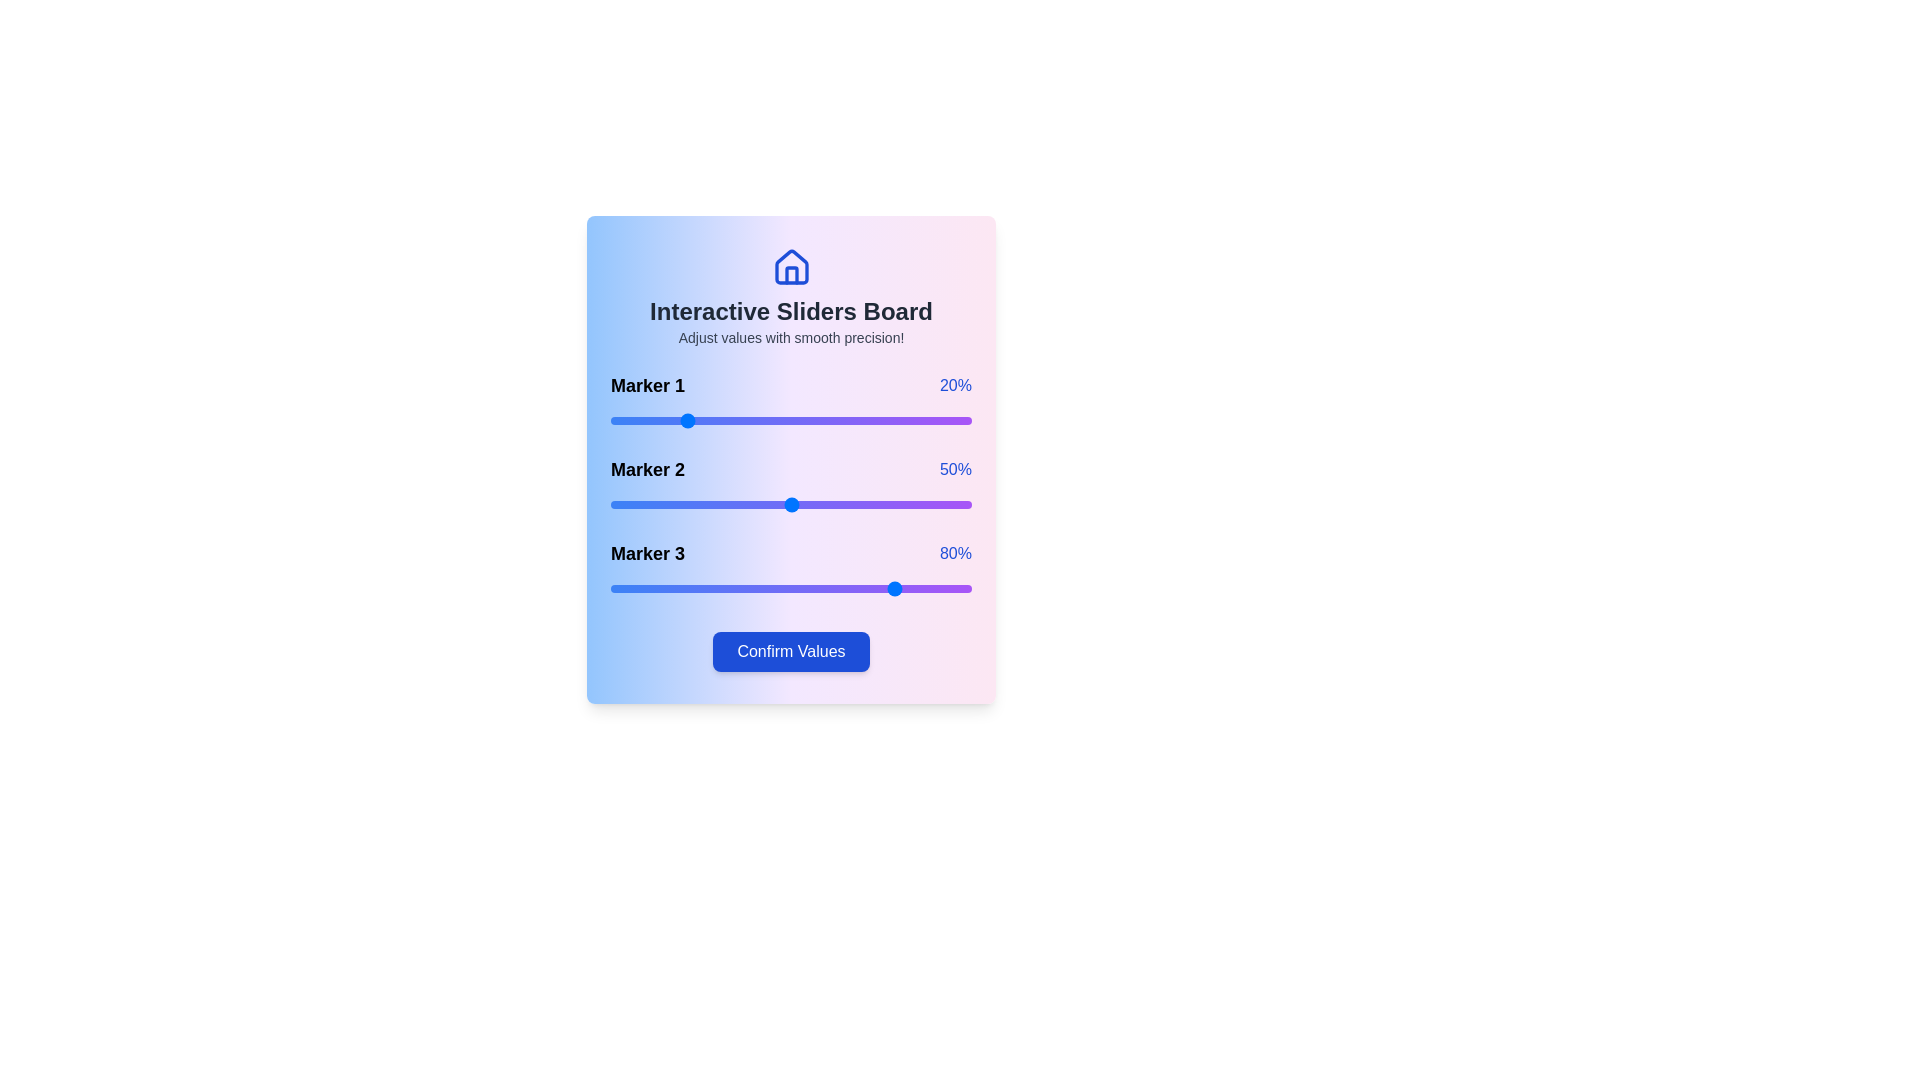 The width and height of the screenshot is (1920, 1080). What do you see at coordinates (790, 266) in the screenshot?
I see `the header 'Home' icon to access additional functionality` at bounding box center [790, 266].